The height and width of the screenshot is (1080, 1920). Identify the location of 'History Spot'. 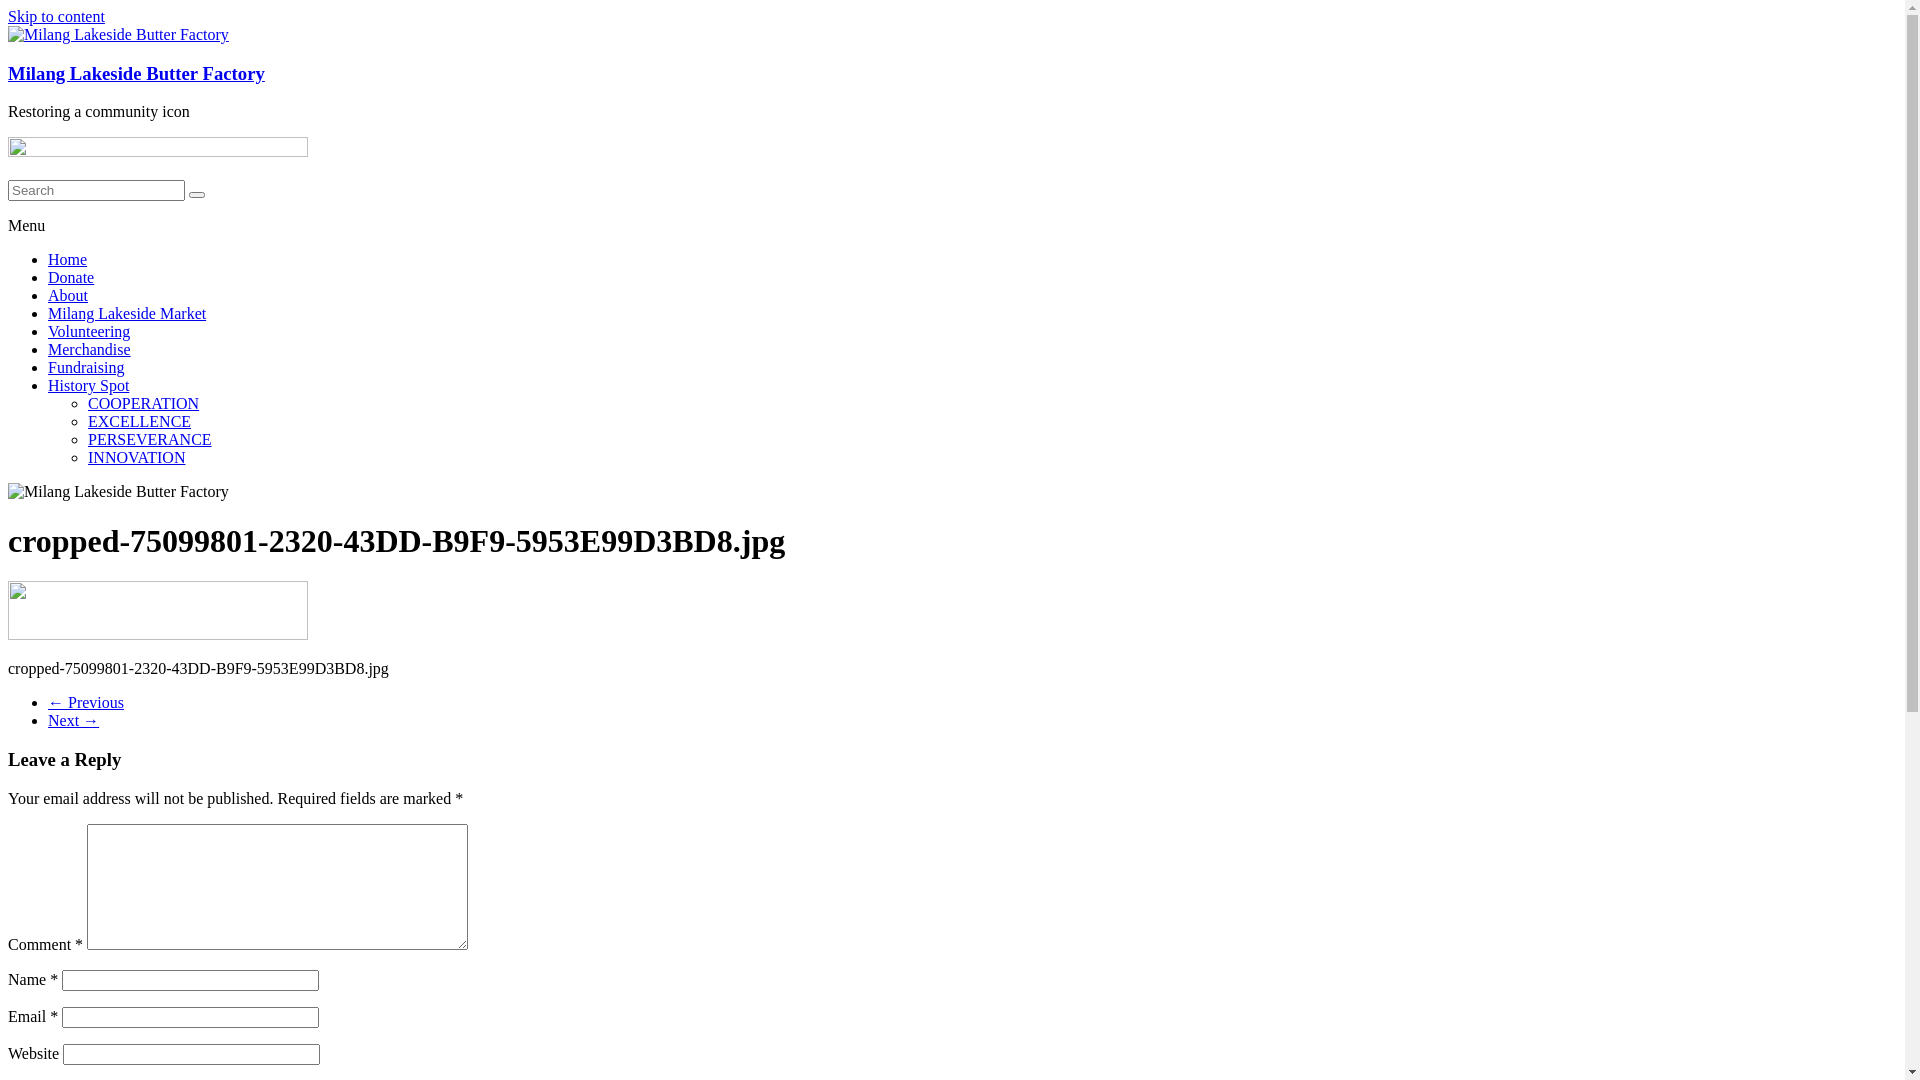
(48, 385).